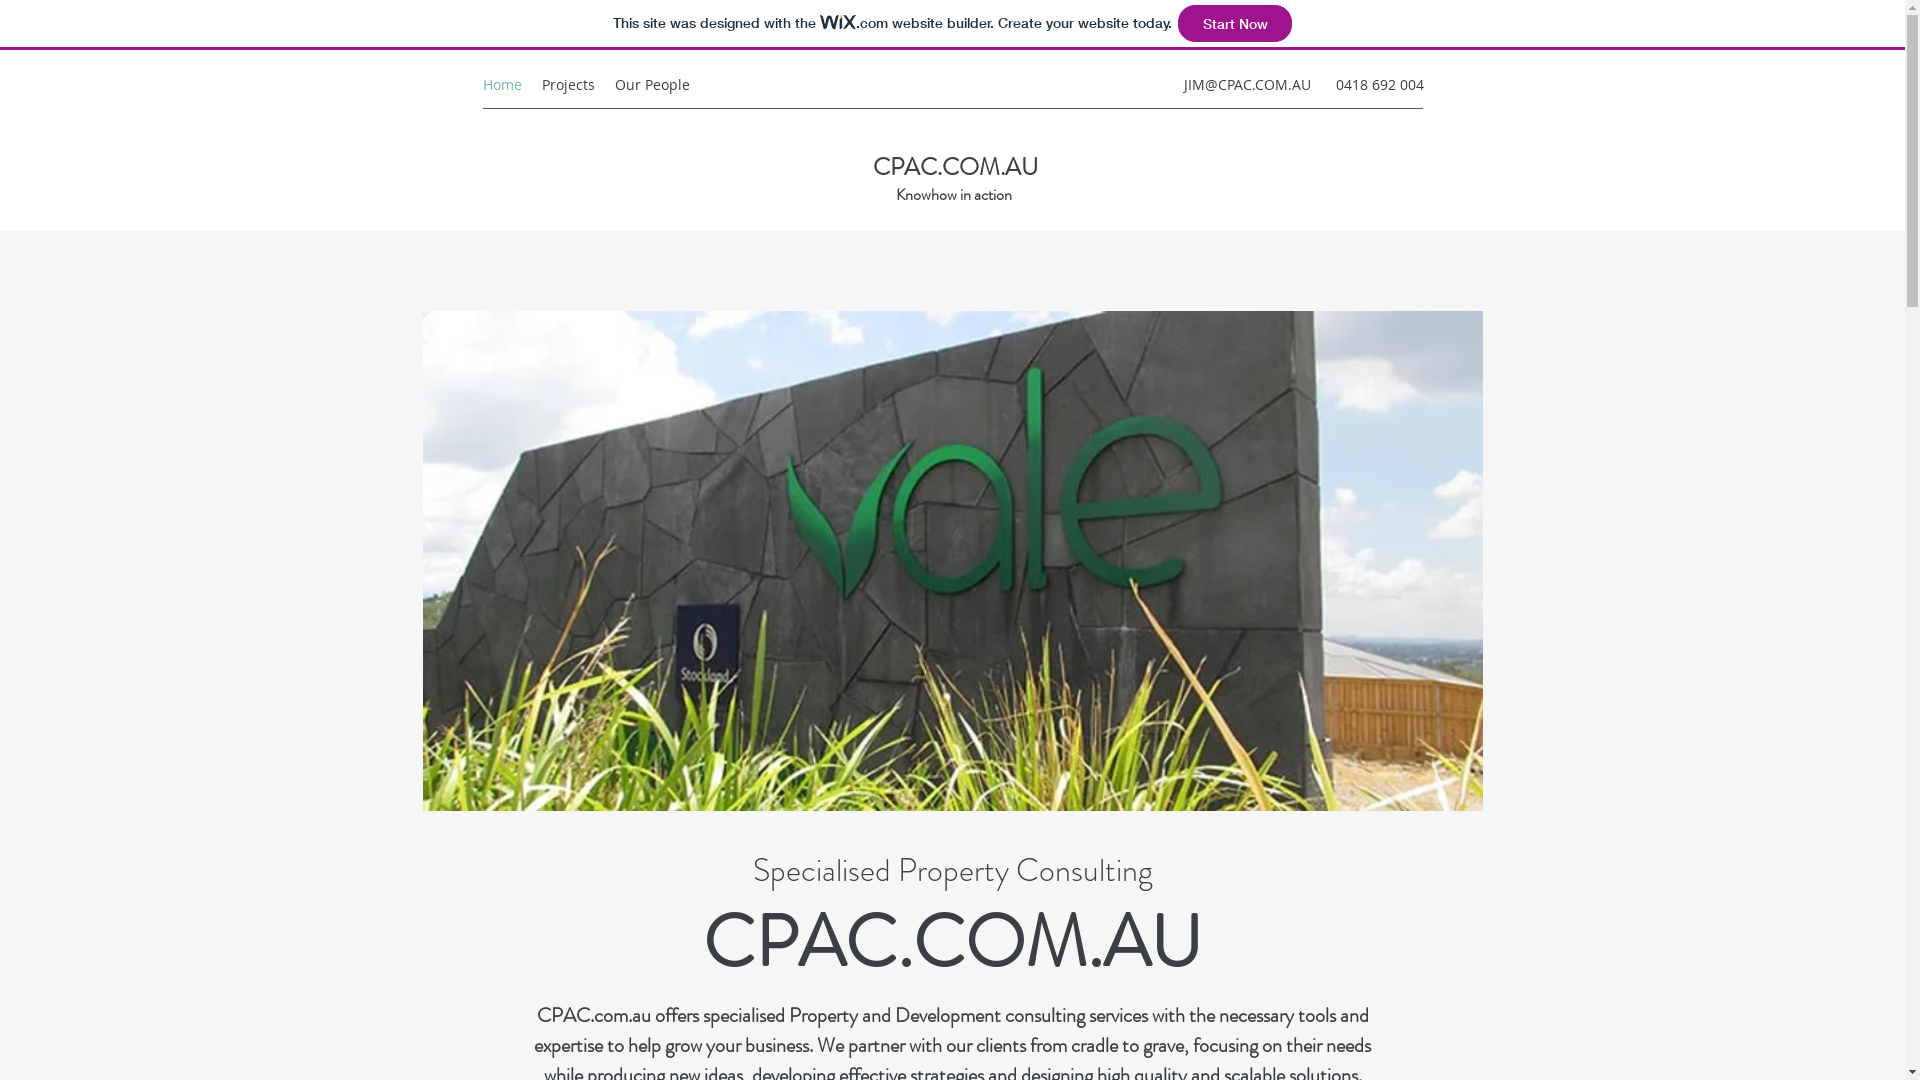 This screenshot has height=1080, width=1920. I want to click on 'Projects', so click(567, 83).